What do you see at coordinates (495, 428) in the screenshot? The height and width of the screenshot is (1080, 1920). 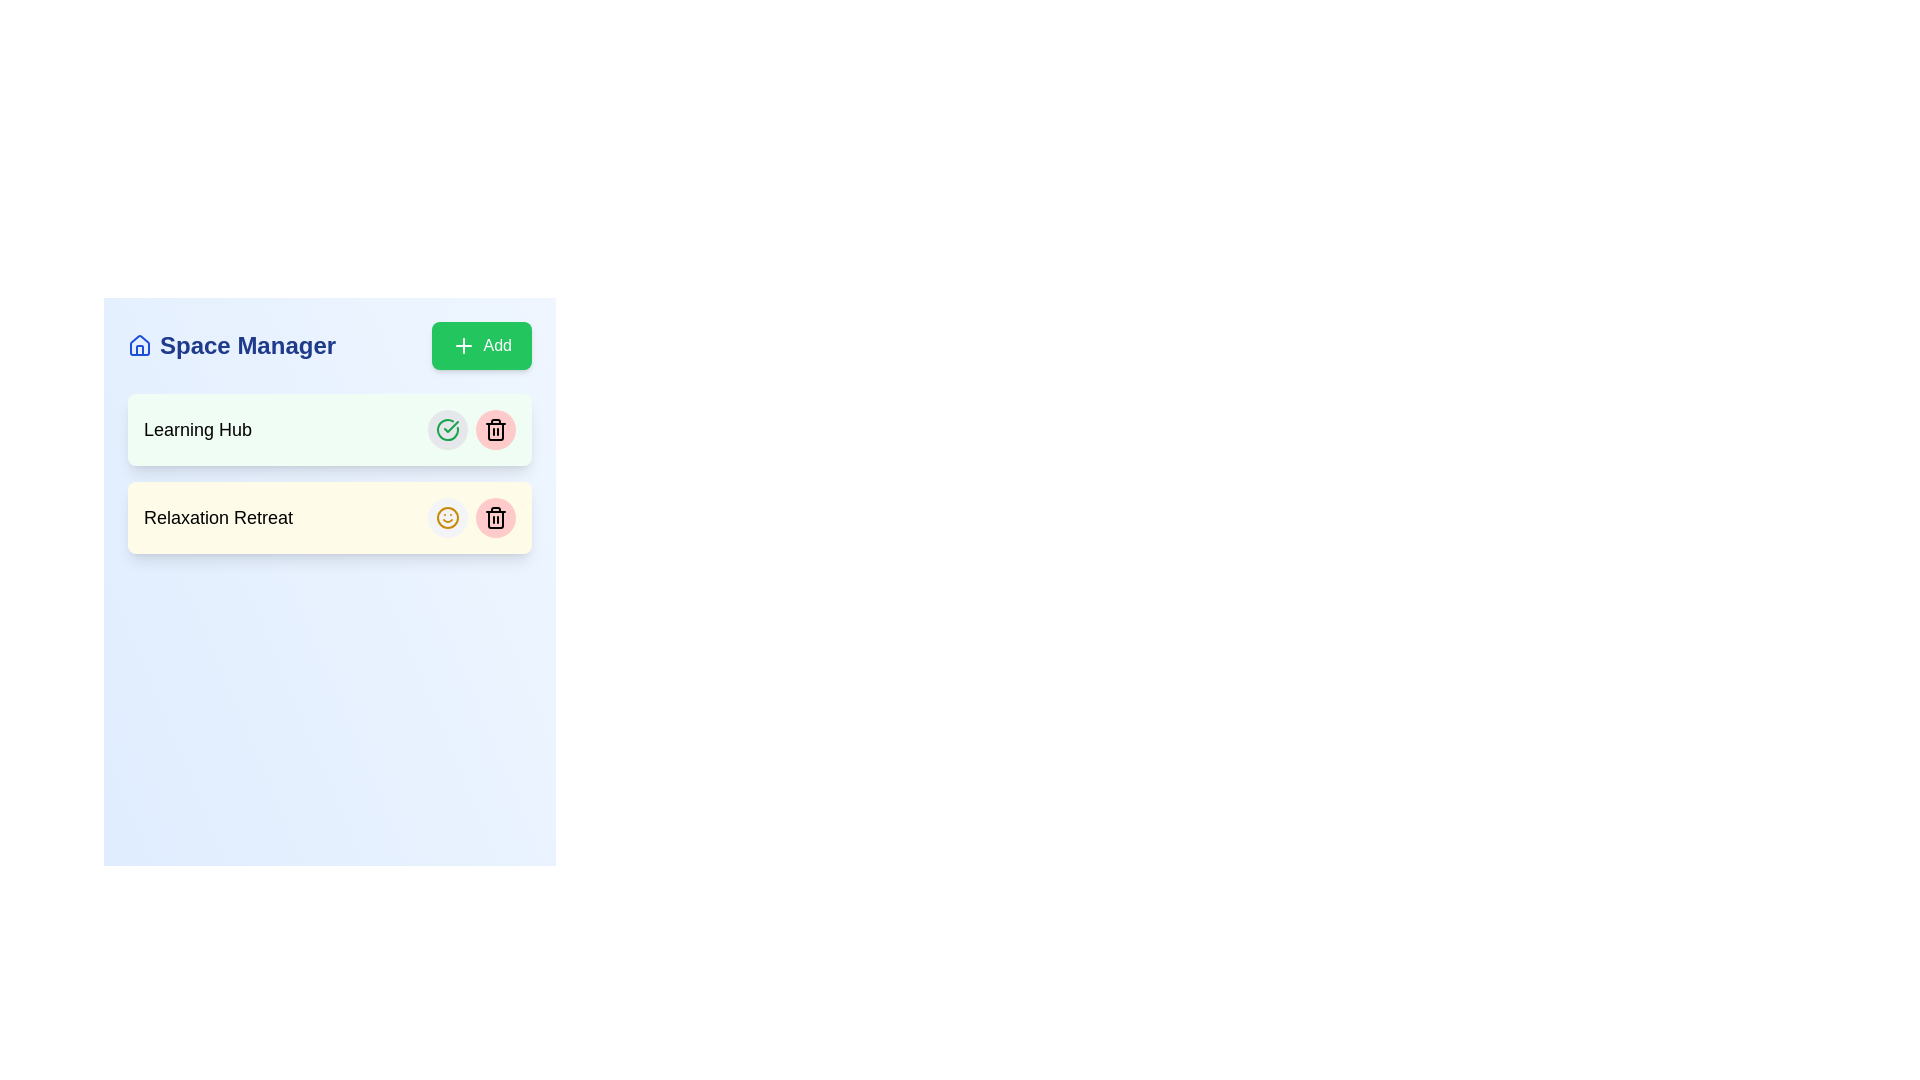 I see `the trash can icon located to the right of the 'Learning Hub' text for additional options` at bounding box center [495, 428].